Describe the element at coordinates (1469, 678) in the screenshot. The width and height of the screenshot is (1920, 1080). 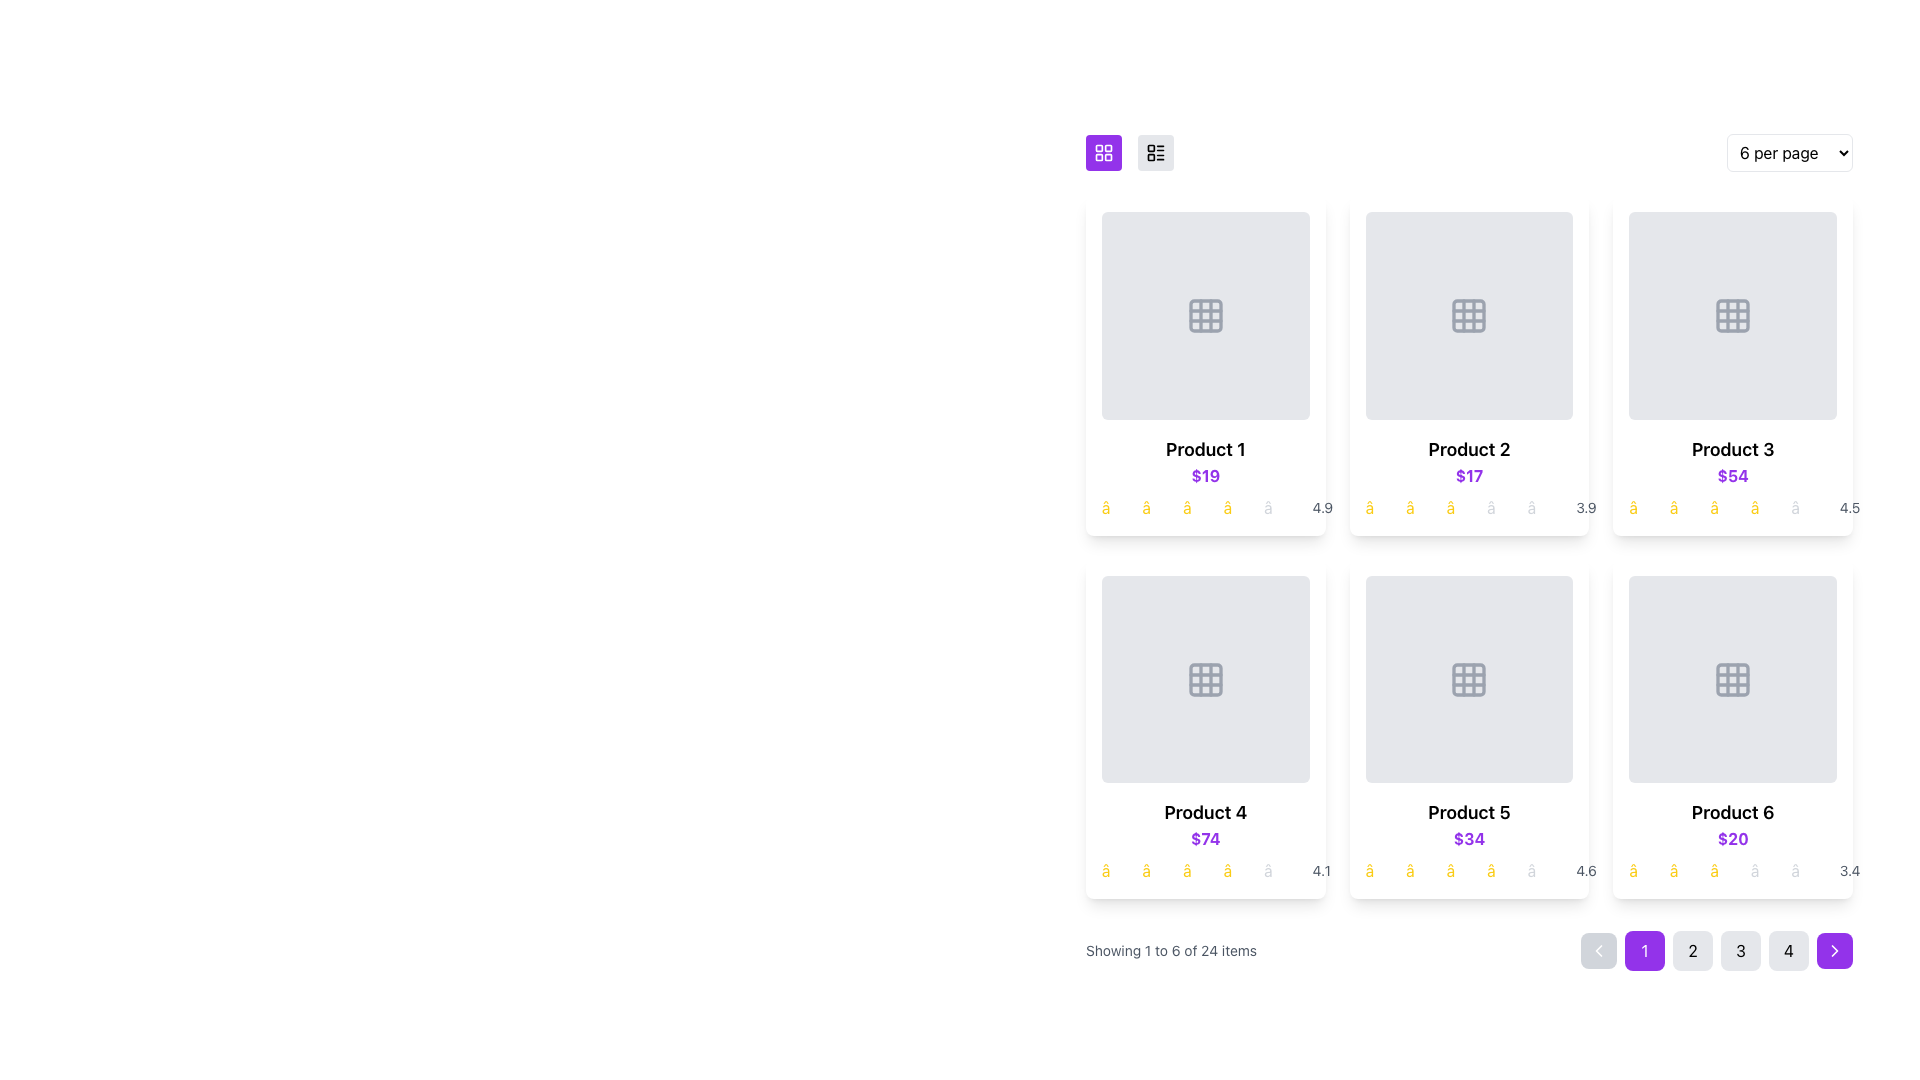
I see `the grid icon in the fifth position of the card layout, which serves as decorative imagery for the product` at that location.